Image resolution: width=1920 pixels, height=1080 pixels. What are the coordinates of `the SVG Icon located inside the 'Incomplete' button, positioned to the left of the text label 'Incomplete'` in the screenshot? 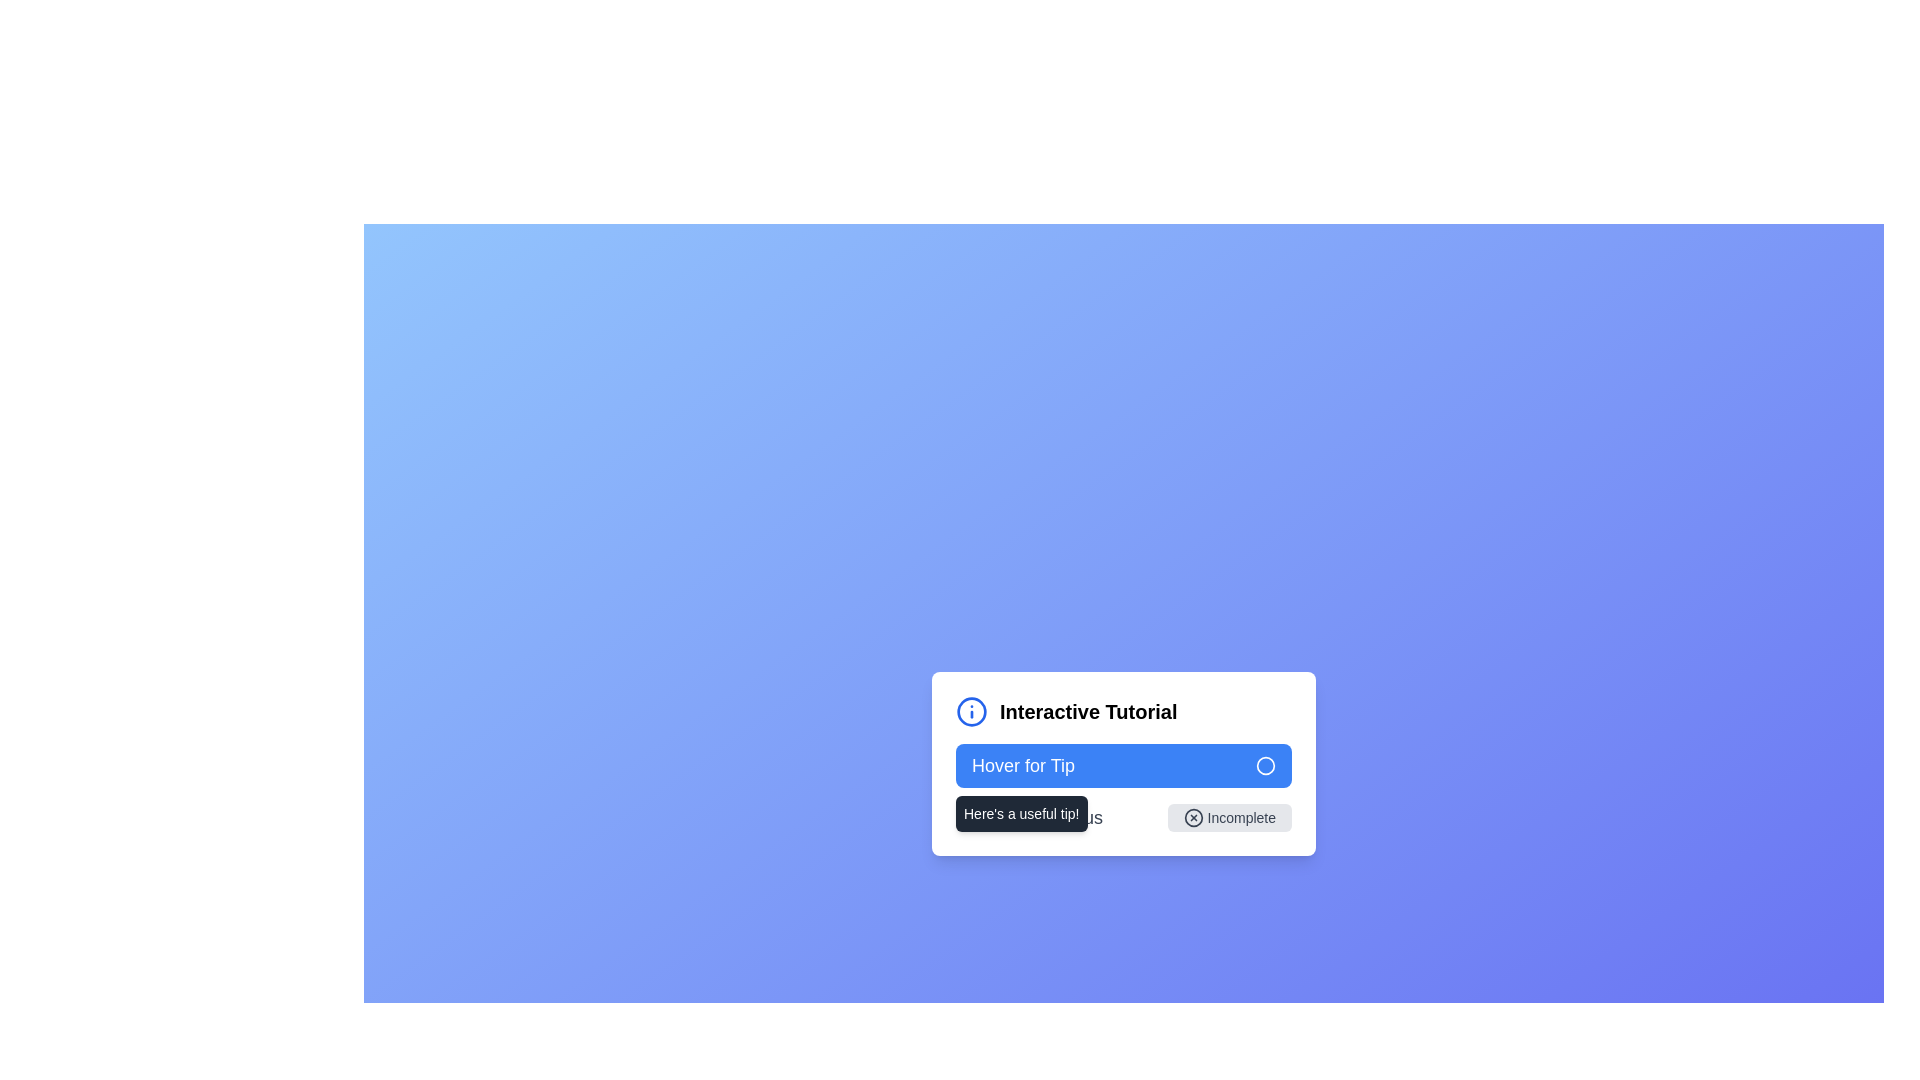 It's located at (1193, 817).